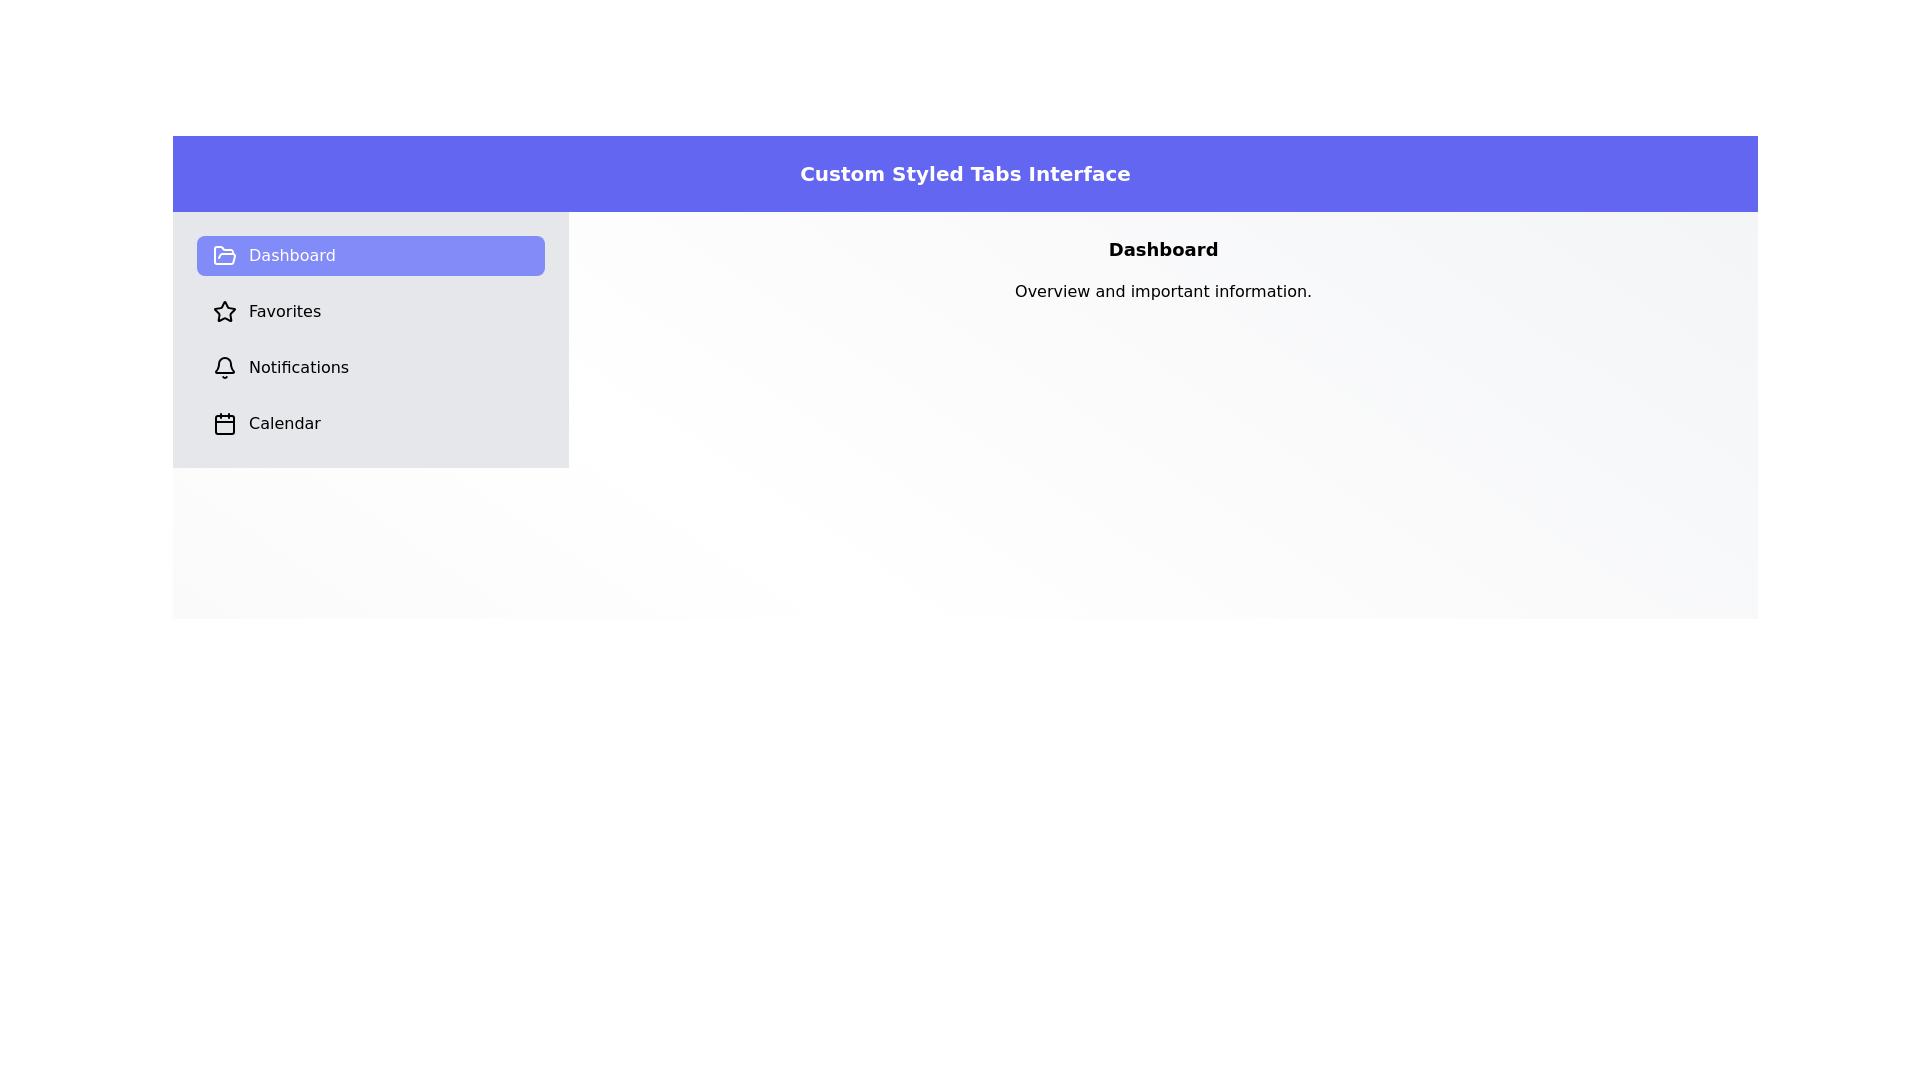  Describe the element at coordinates (371, 312) in the screenshot. I see `the Favorites tab to switch the content` at that location.